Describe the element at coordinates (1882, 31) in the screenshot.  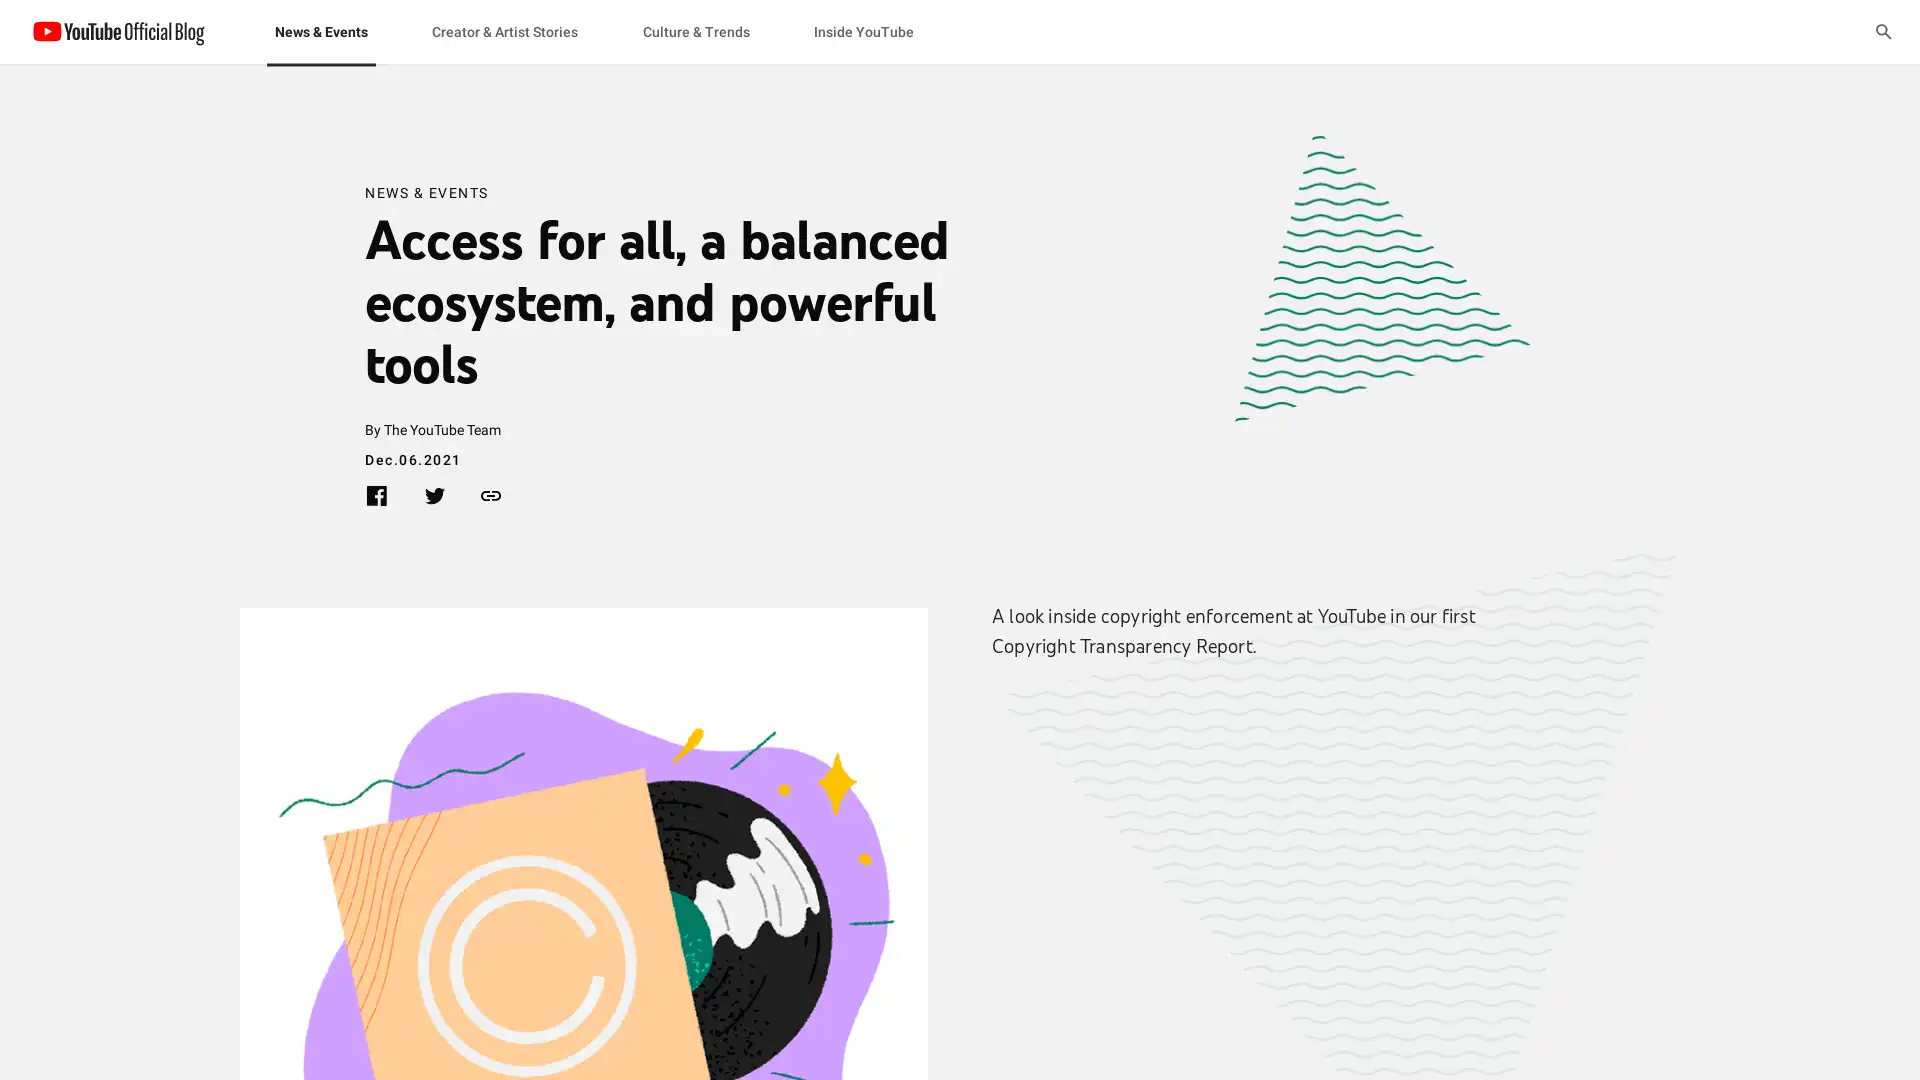
I see `Open Search` at that location.